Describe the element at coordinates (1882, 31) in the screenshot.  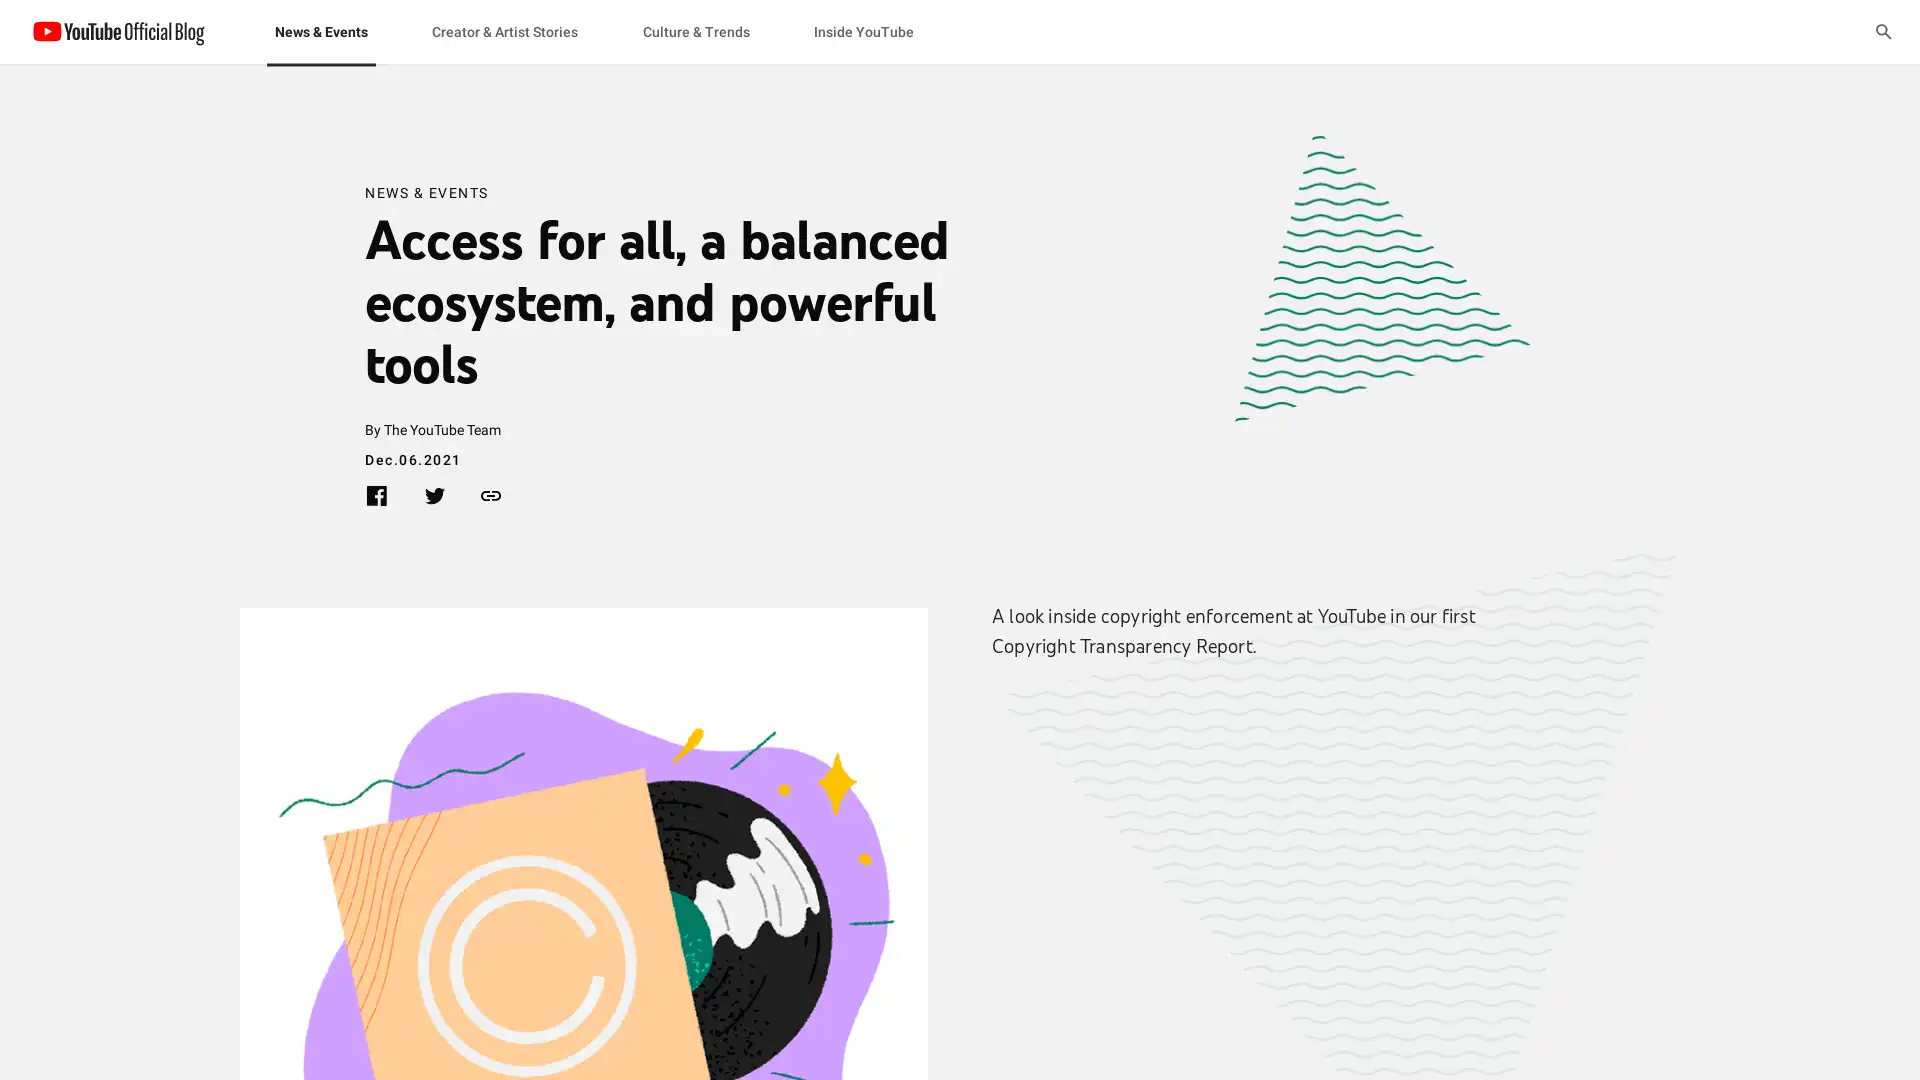
I see `Open Search` at that location.